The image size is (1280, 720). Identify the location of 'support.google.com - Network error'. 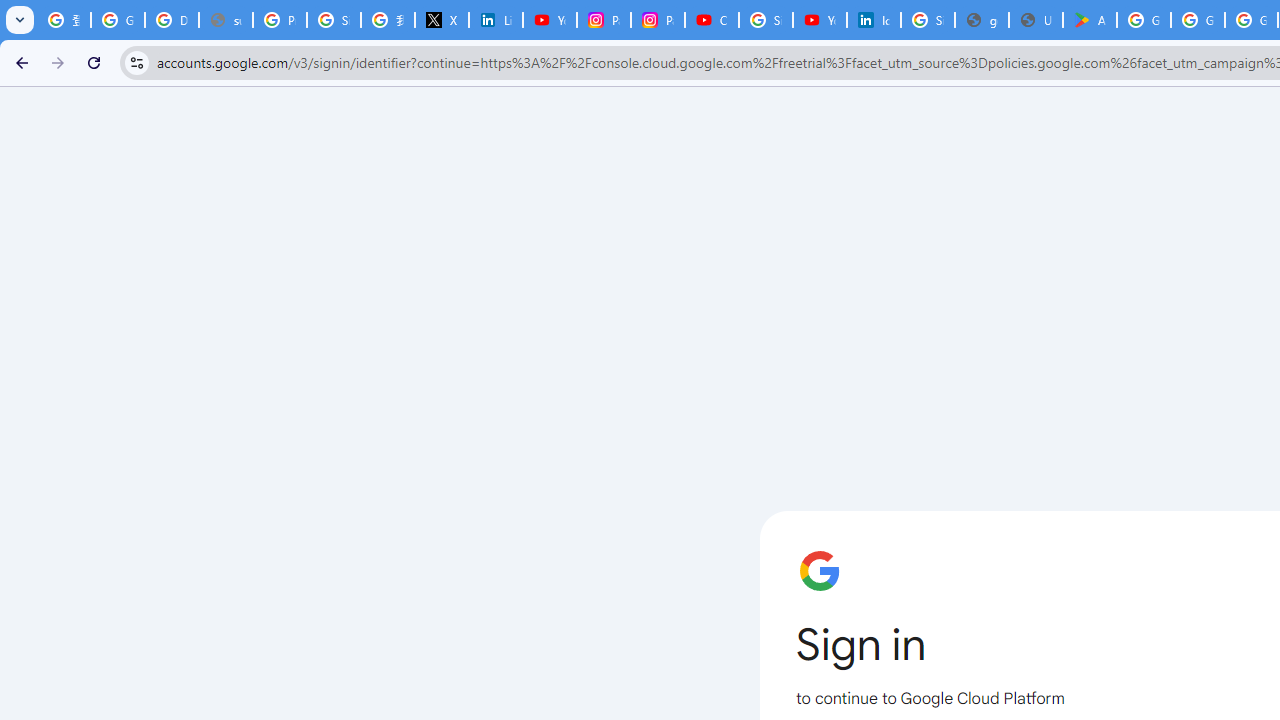
(225, 20).